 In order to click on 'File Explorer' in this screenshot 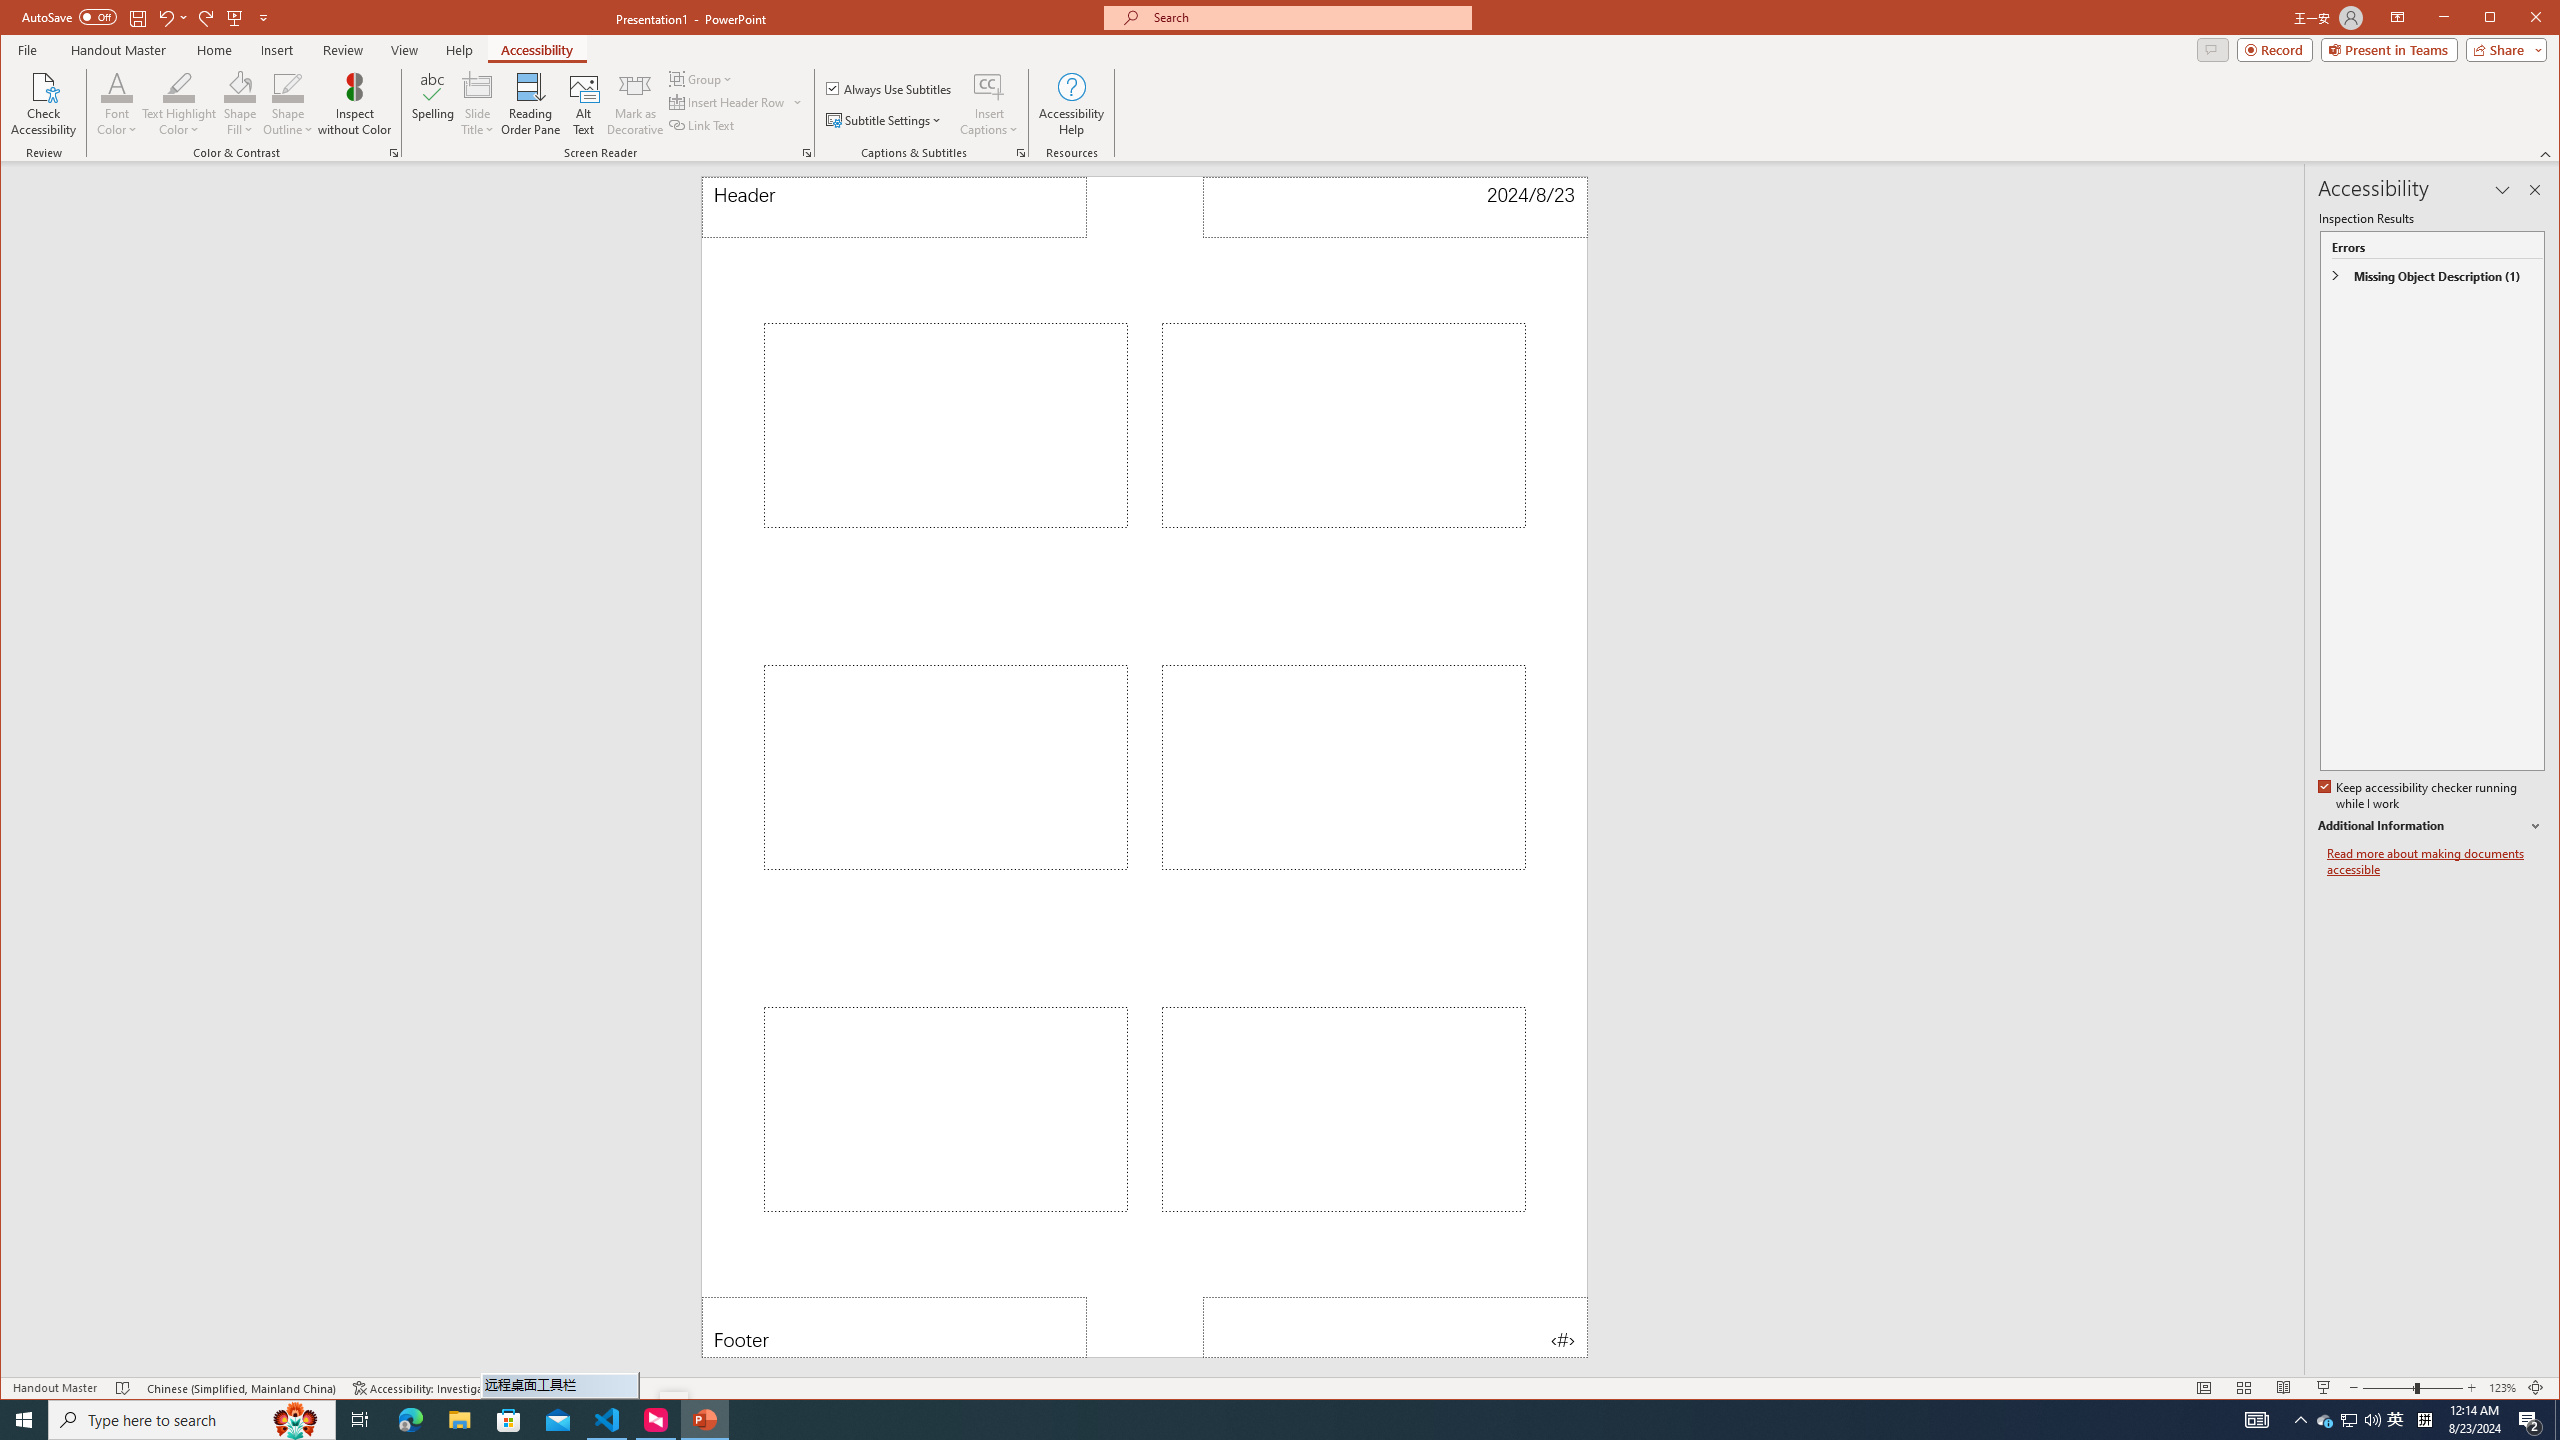, I will do `click(458, 1418)`.